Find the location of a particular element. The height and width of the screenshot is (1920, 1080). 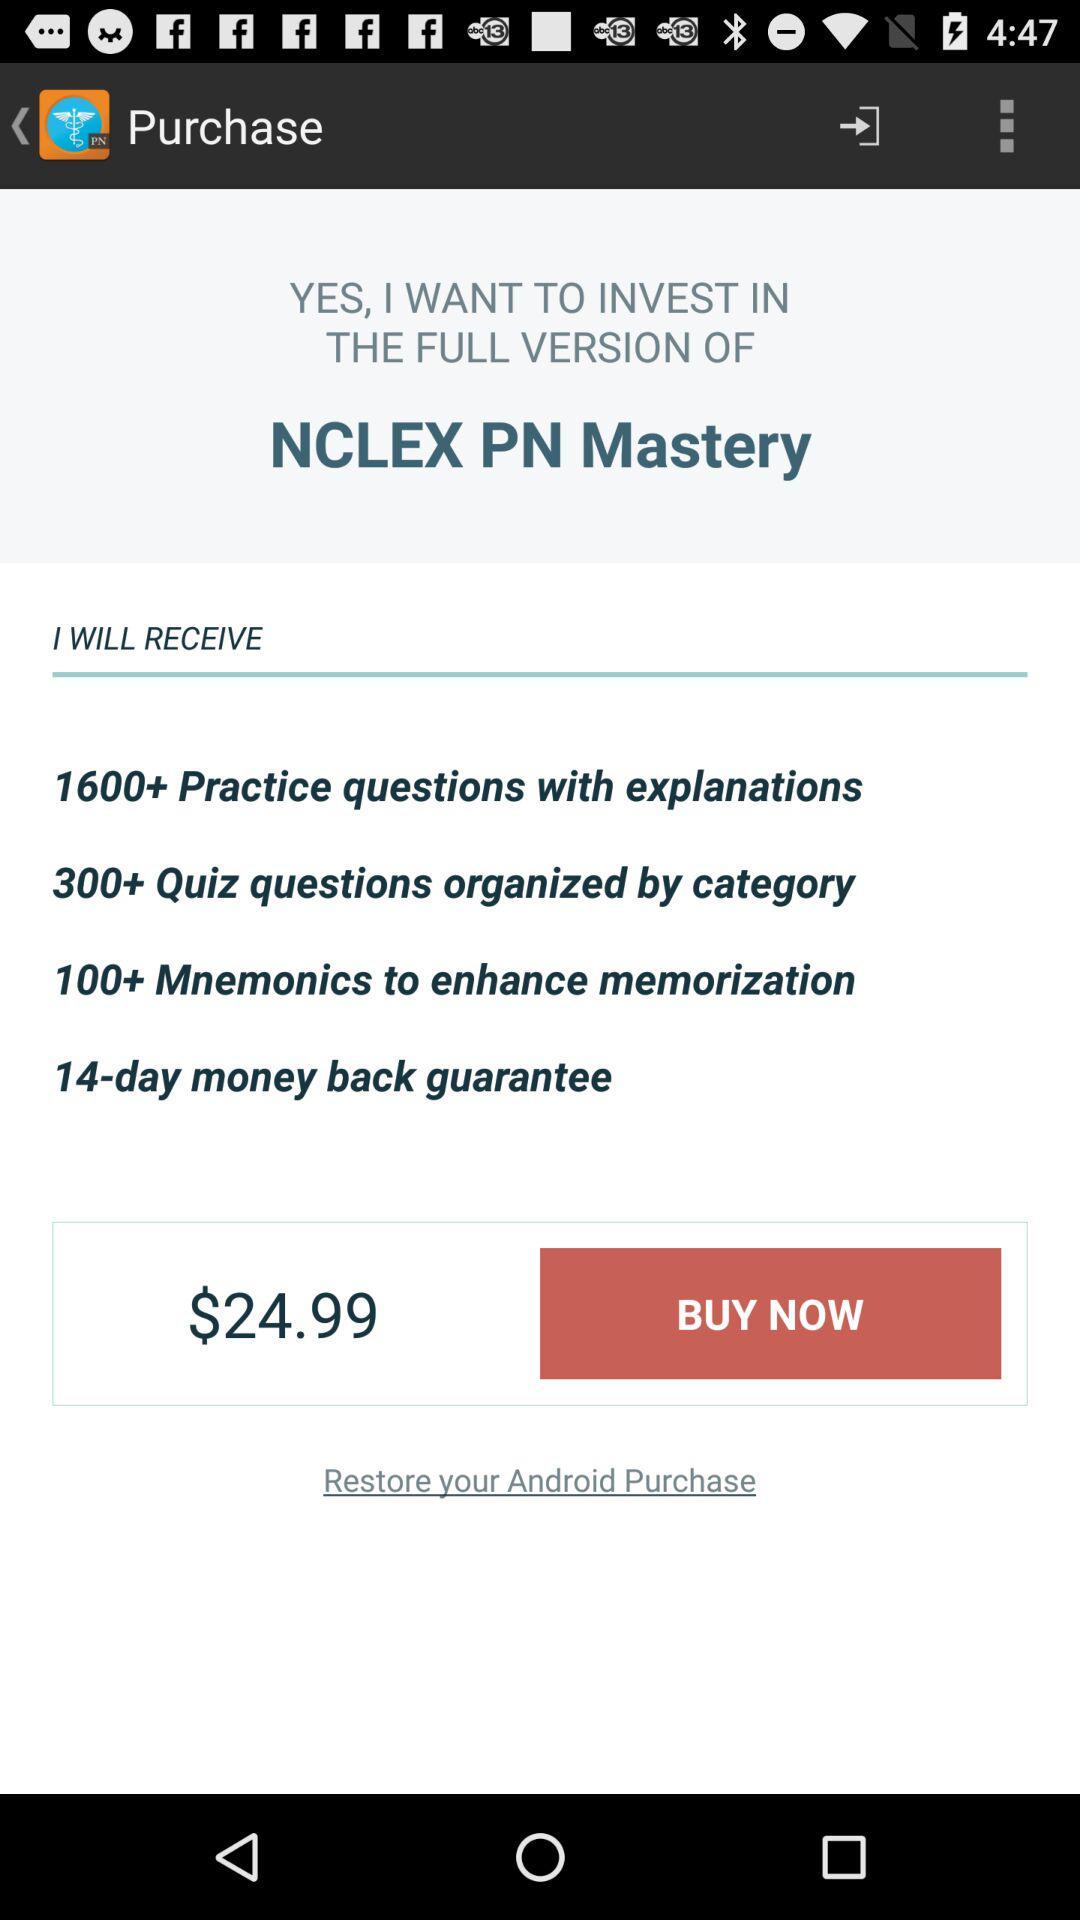

the app to the right of the purchase icon is located at coordinates (858, 124).